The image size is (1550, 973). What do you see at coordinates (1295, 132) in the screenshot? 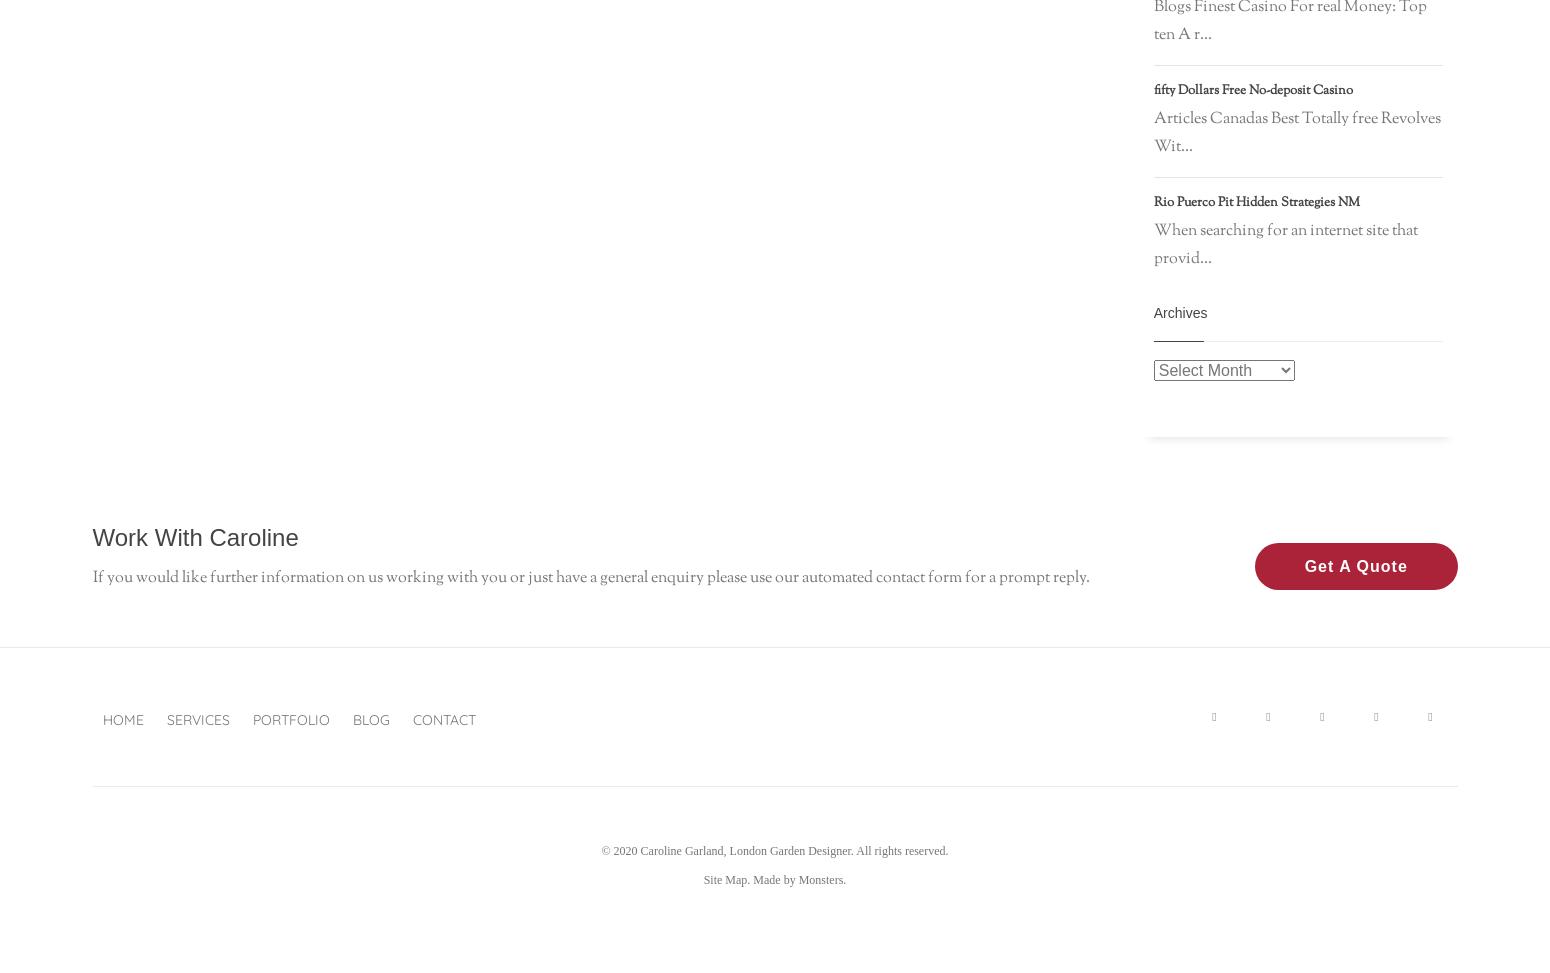
I see `'Articles Canadas Best Totally free Revolves Wit...'` at bounding box center [1295, 132].